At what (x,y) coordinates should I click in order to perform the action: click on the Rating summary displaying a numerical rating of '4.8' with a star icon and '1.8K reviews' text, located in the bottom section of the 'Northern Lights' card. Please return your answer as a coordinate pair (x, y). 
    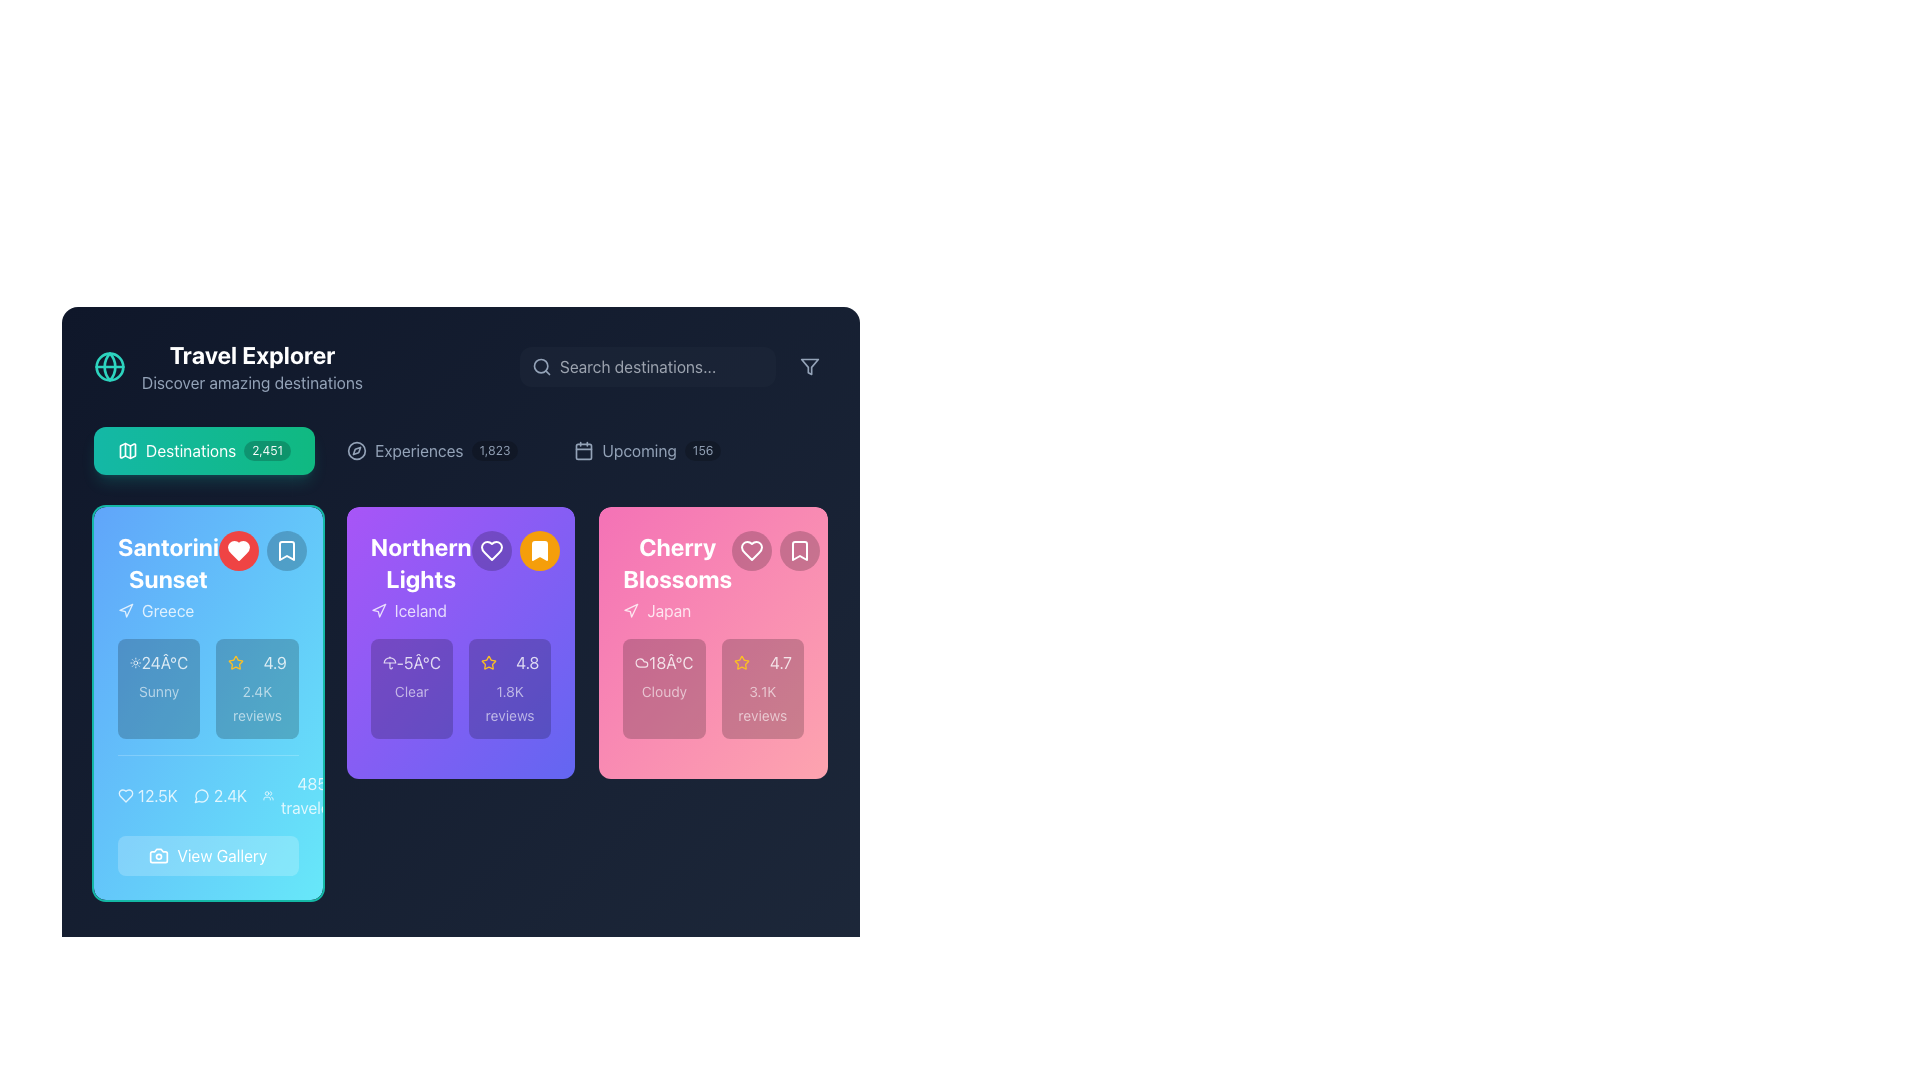
    Looking at the image, I should click on (510, 688).